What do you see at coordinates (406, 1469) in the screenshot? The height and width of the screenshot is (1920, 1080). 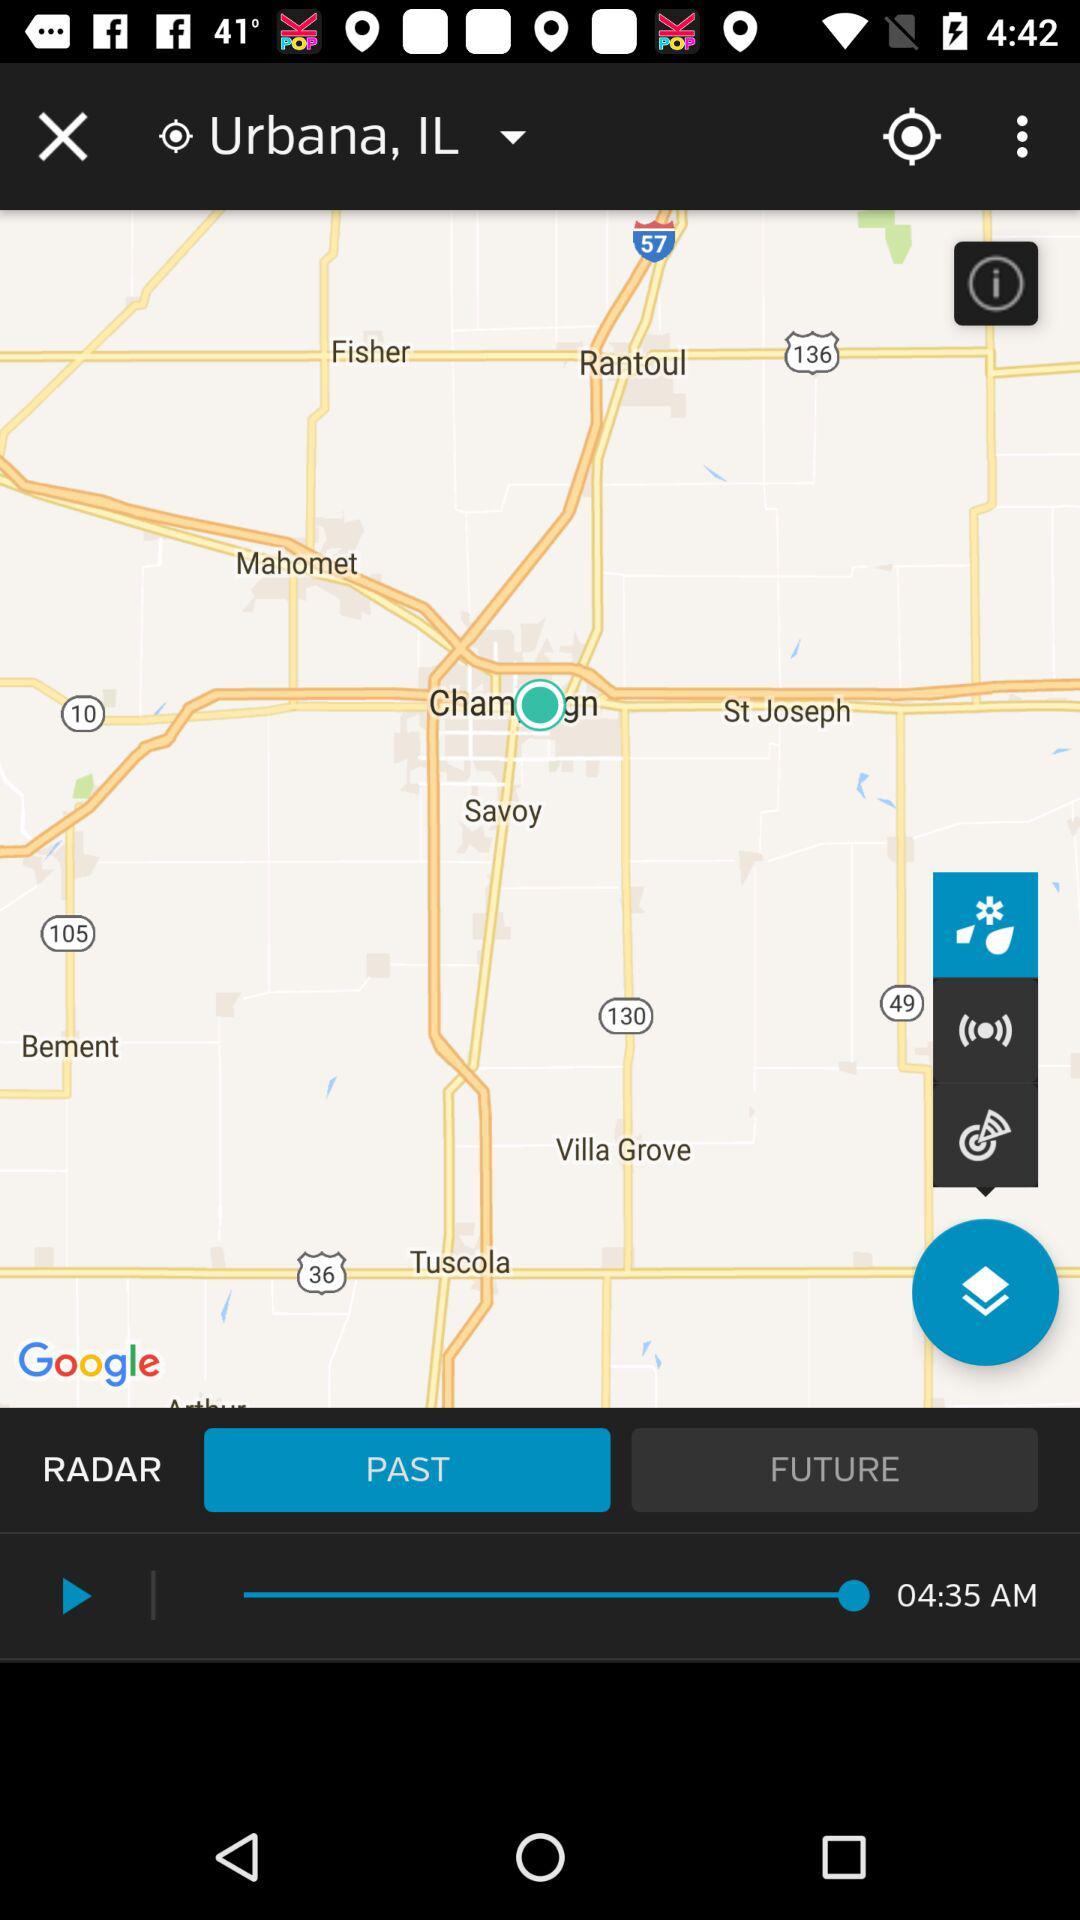 I see `the past icon` at bounding box center [406, 1469].